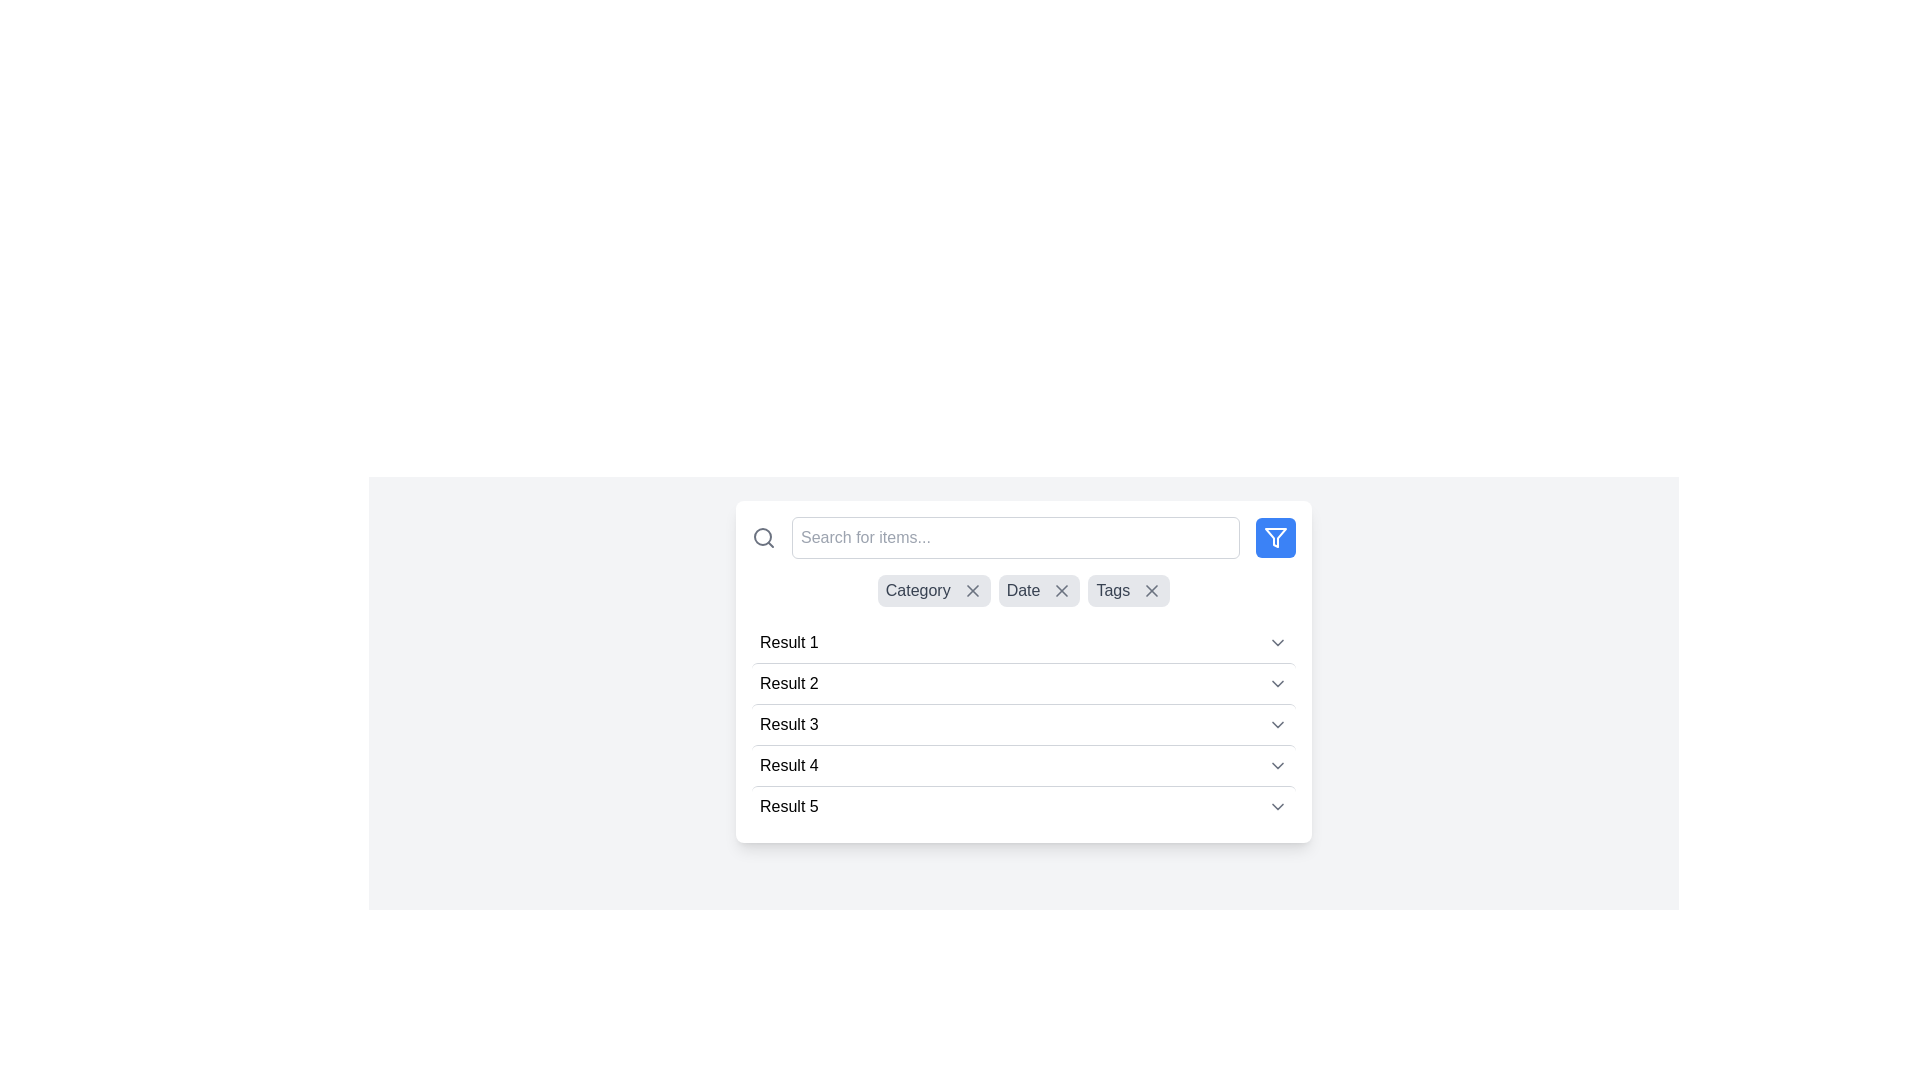 This screenshot has height=1080, width=1920. I want to click on the chevron icon located to the right of 'Result 5', so click(1276, 805).